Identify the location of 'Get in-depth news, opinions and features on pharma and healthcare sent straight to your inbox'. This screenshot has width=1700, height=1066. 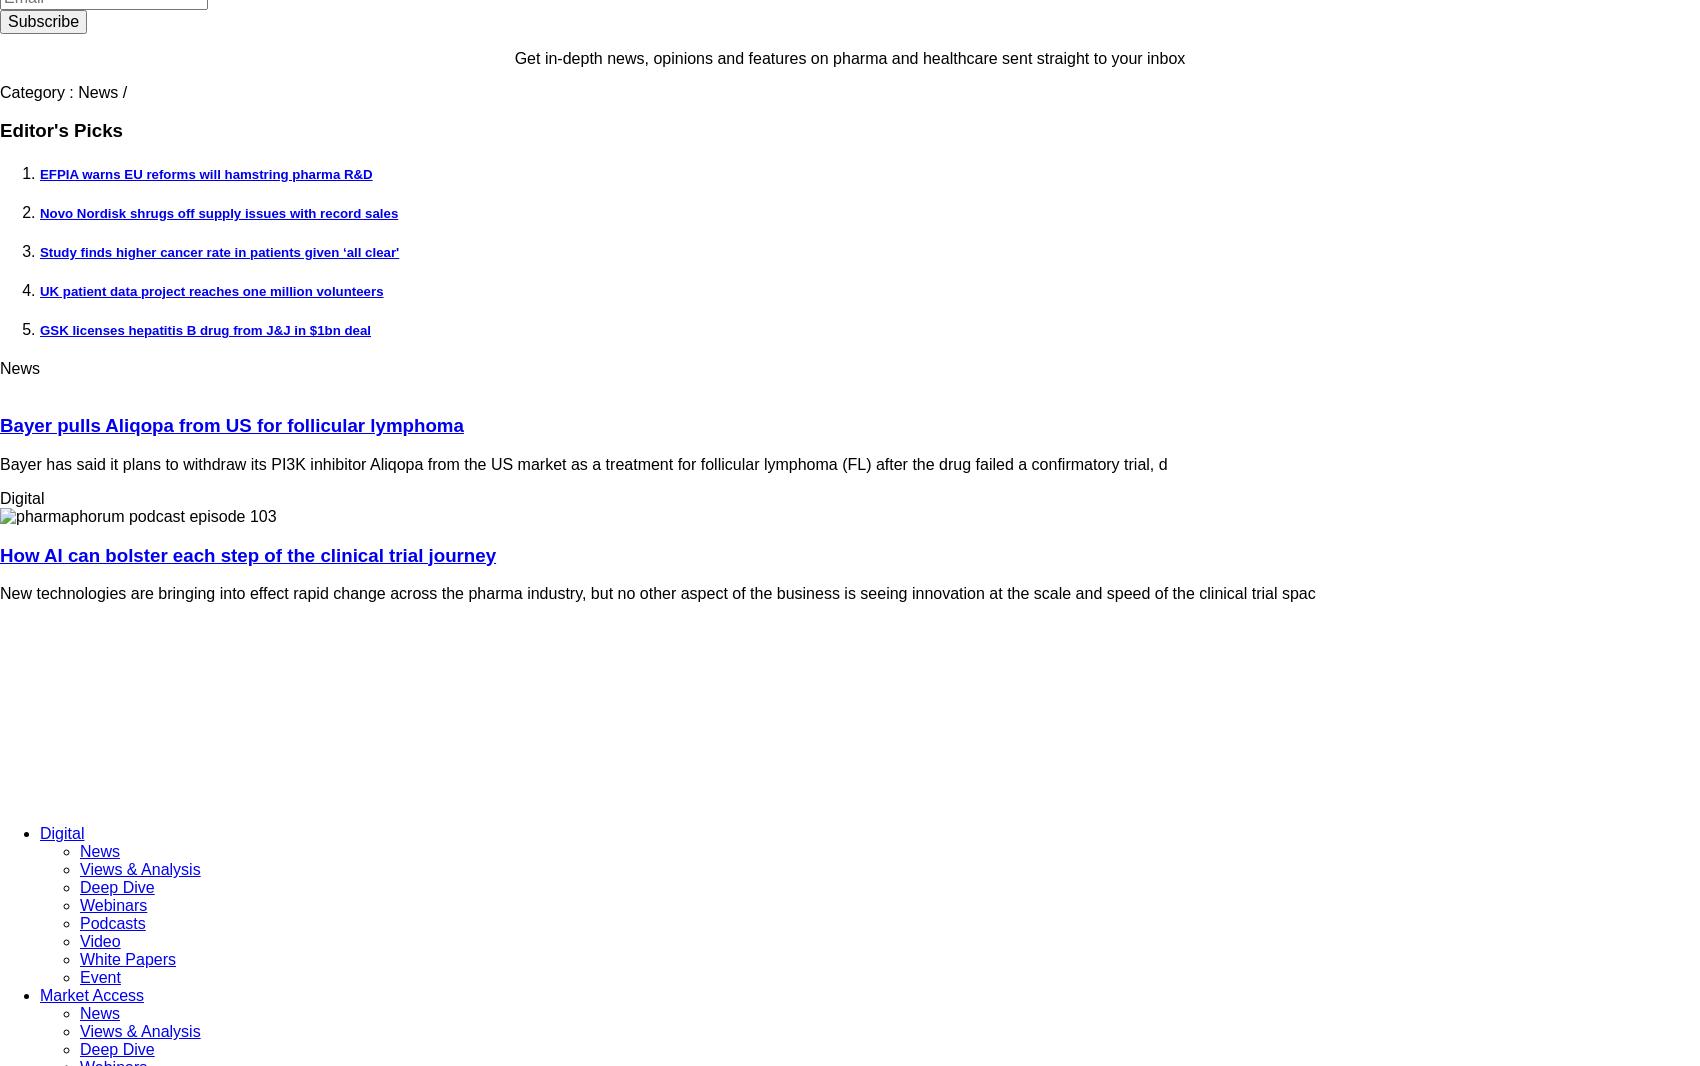
(848, 56).